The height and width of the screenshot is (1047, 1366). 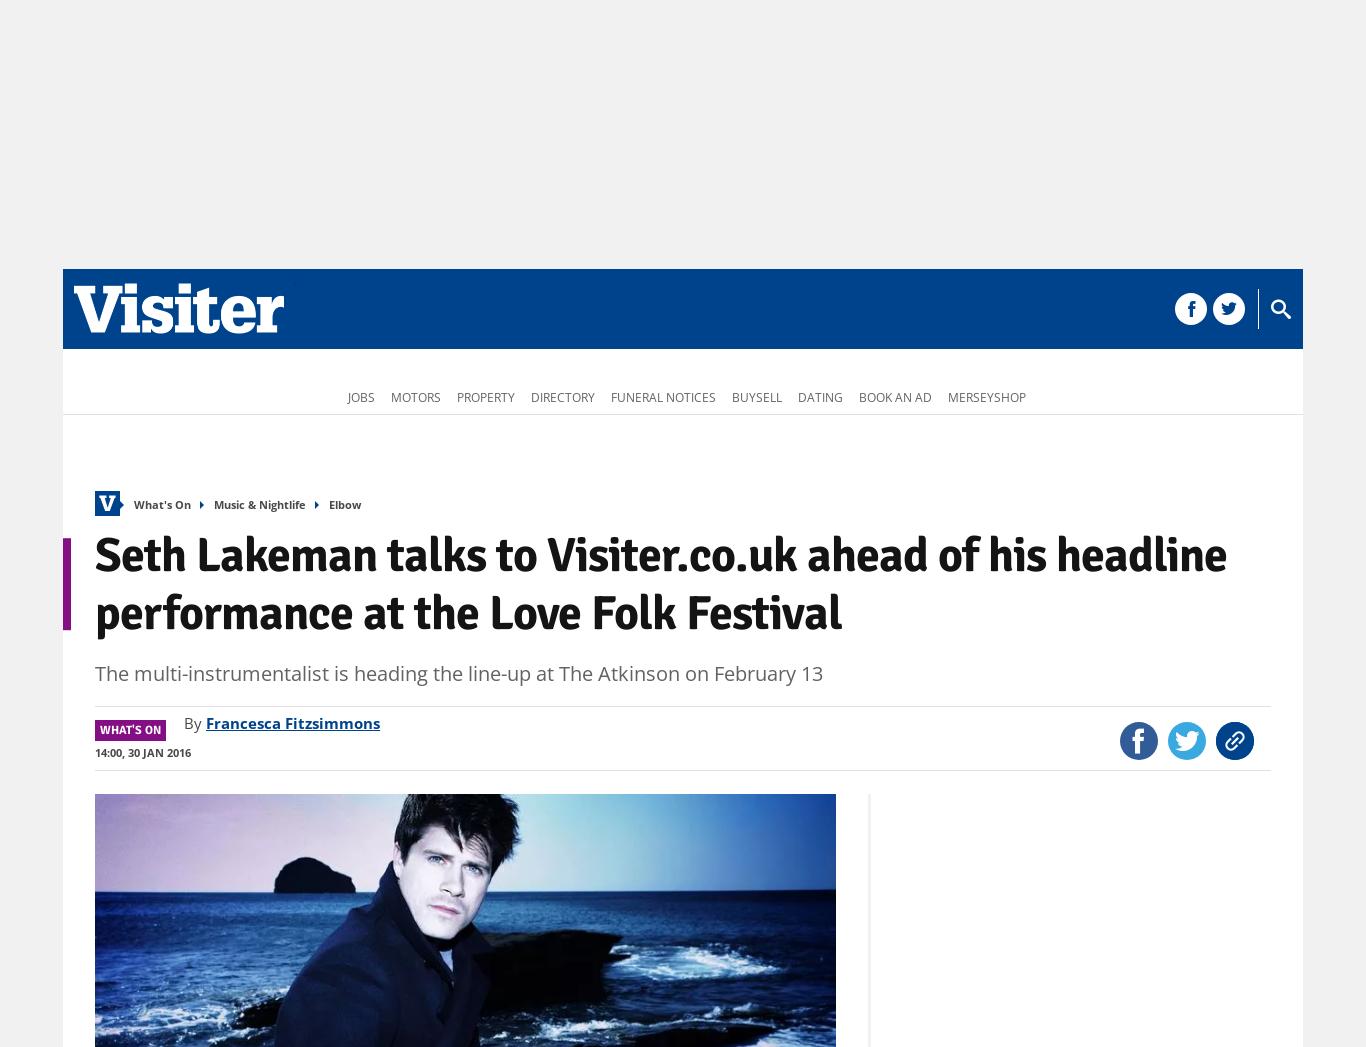 What do you see at coordinates (486, 396) in the screenshot?
I see `'Property'` at bounding box center [486, 396].